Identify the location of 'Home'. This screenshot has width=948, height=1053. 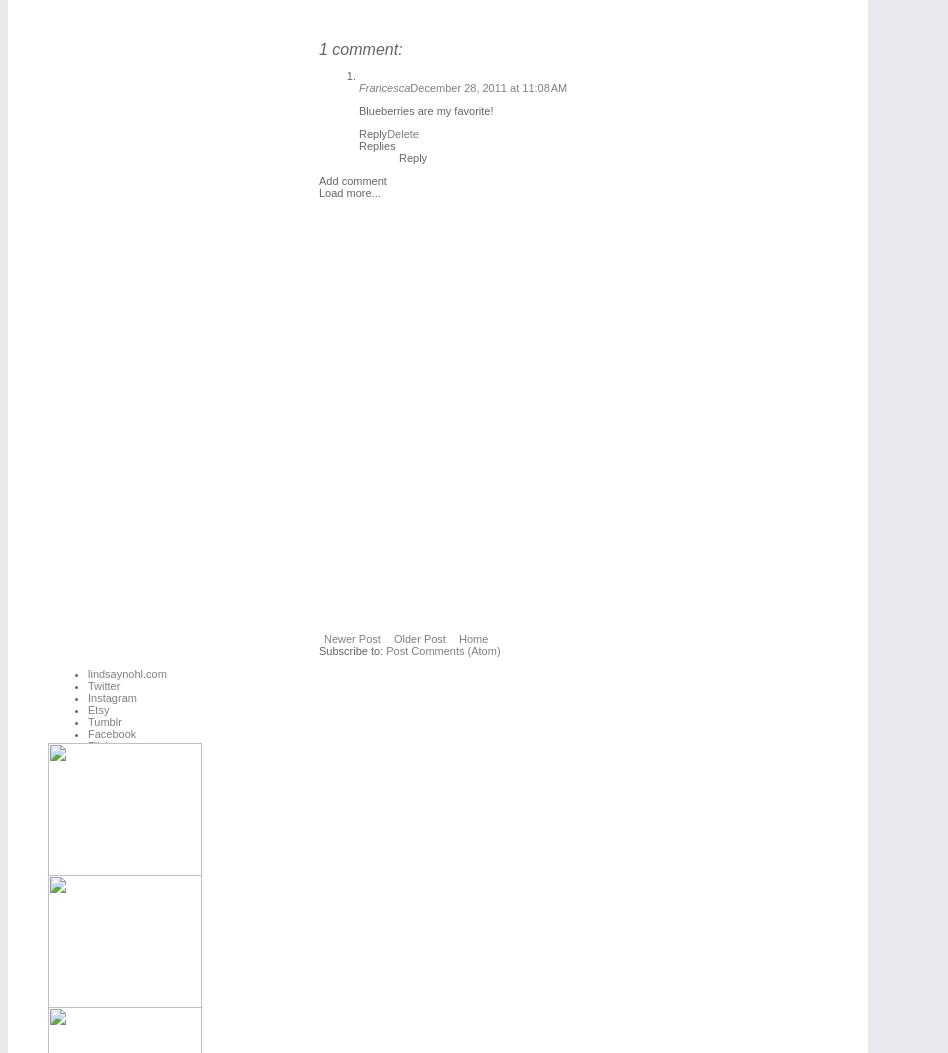
(471, 637).